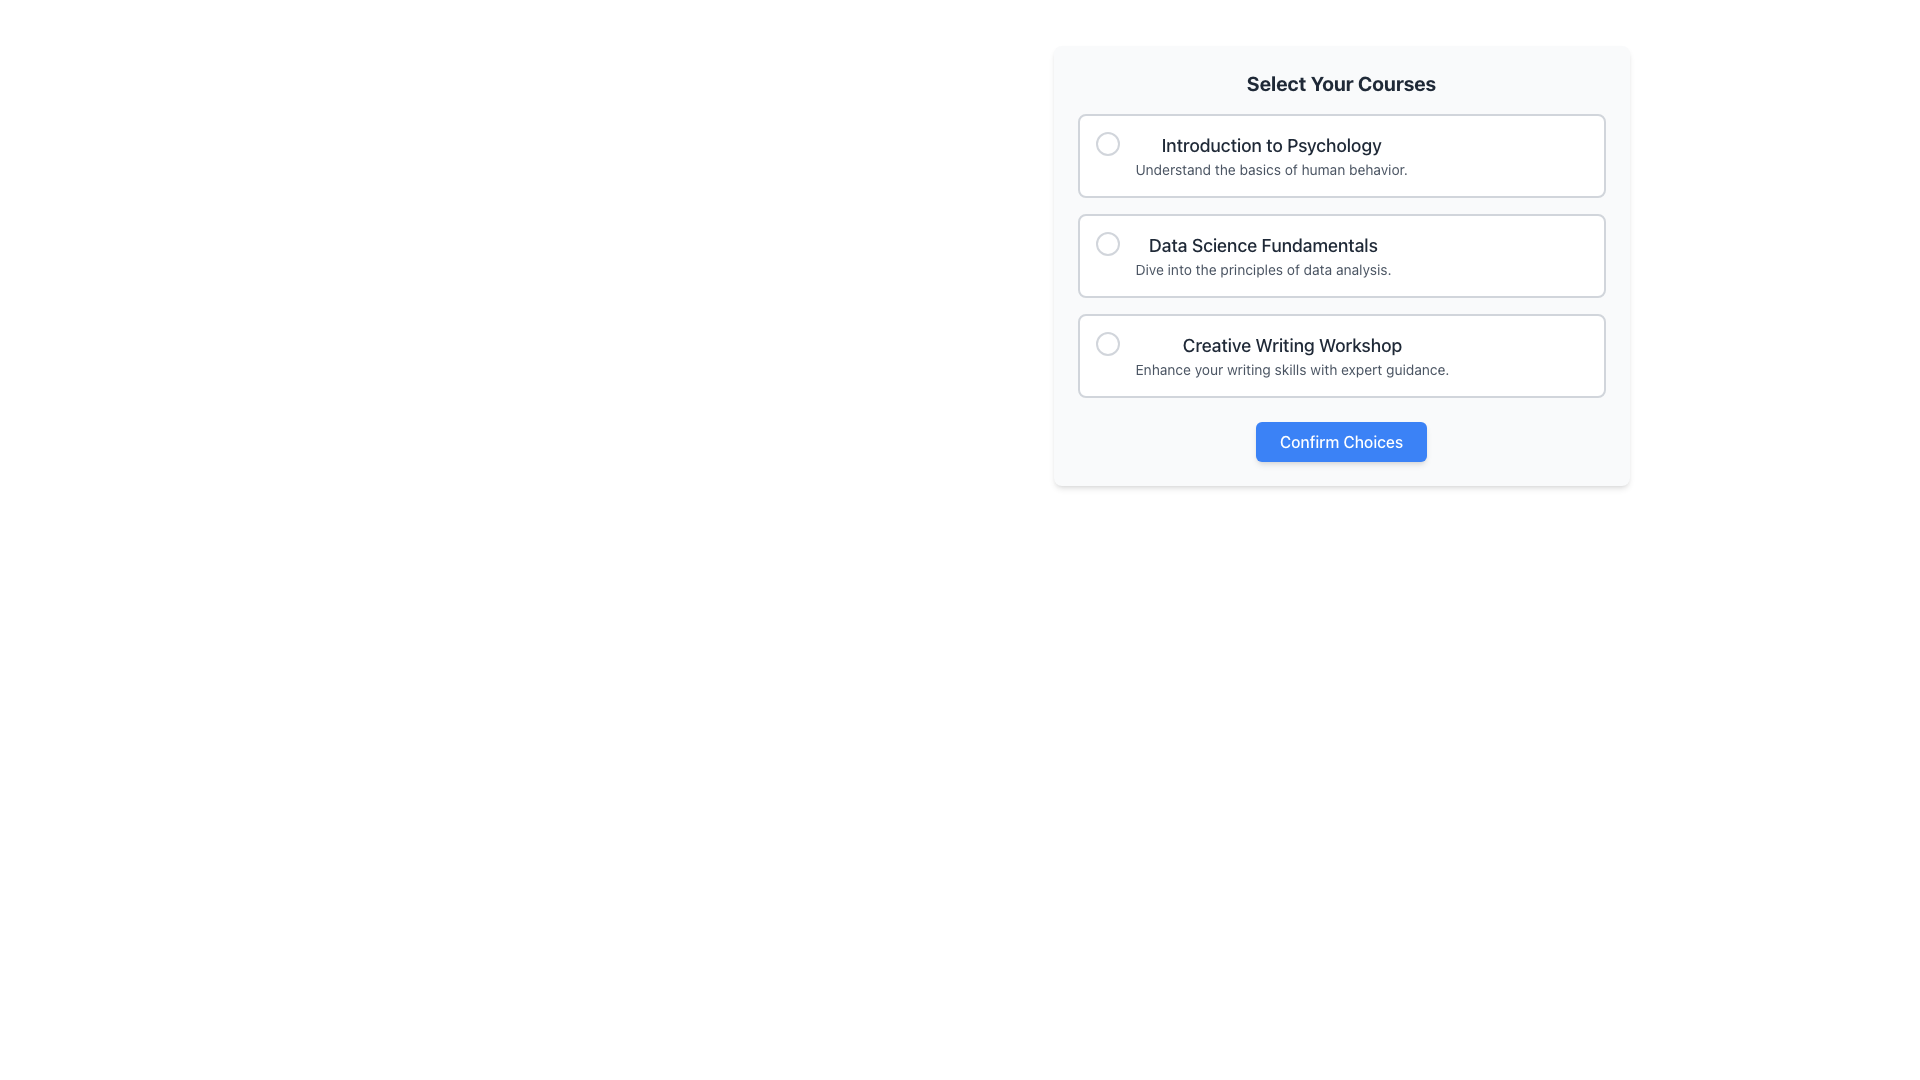 This screenshot has height=1080, width=1920. What do you see at coordinates (1292, 370) in the screenshot?
I see `the descriptive subtitle for the 'Creative Writing Workshop' option, which provides additional details about the course content` at bounding box center [1292, 370].